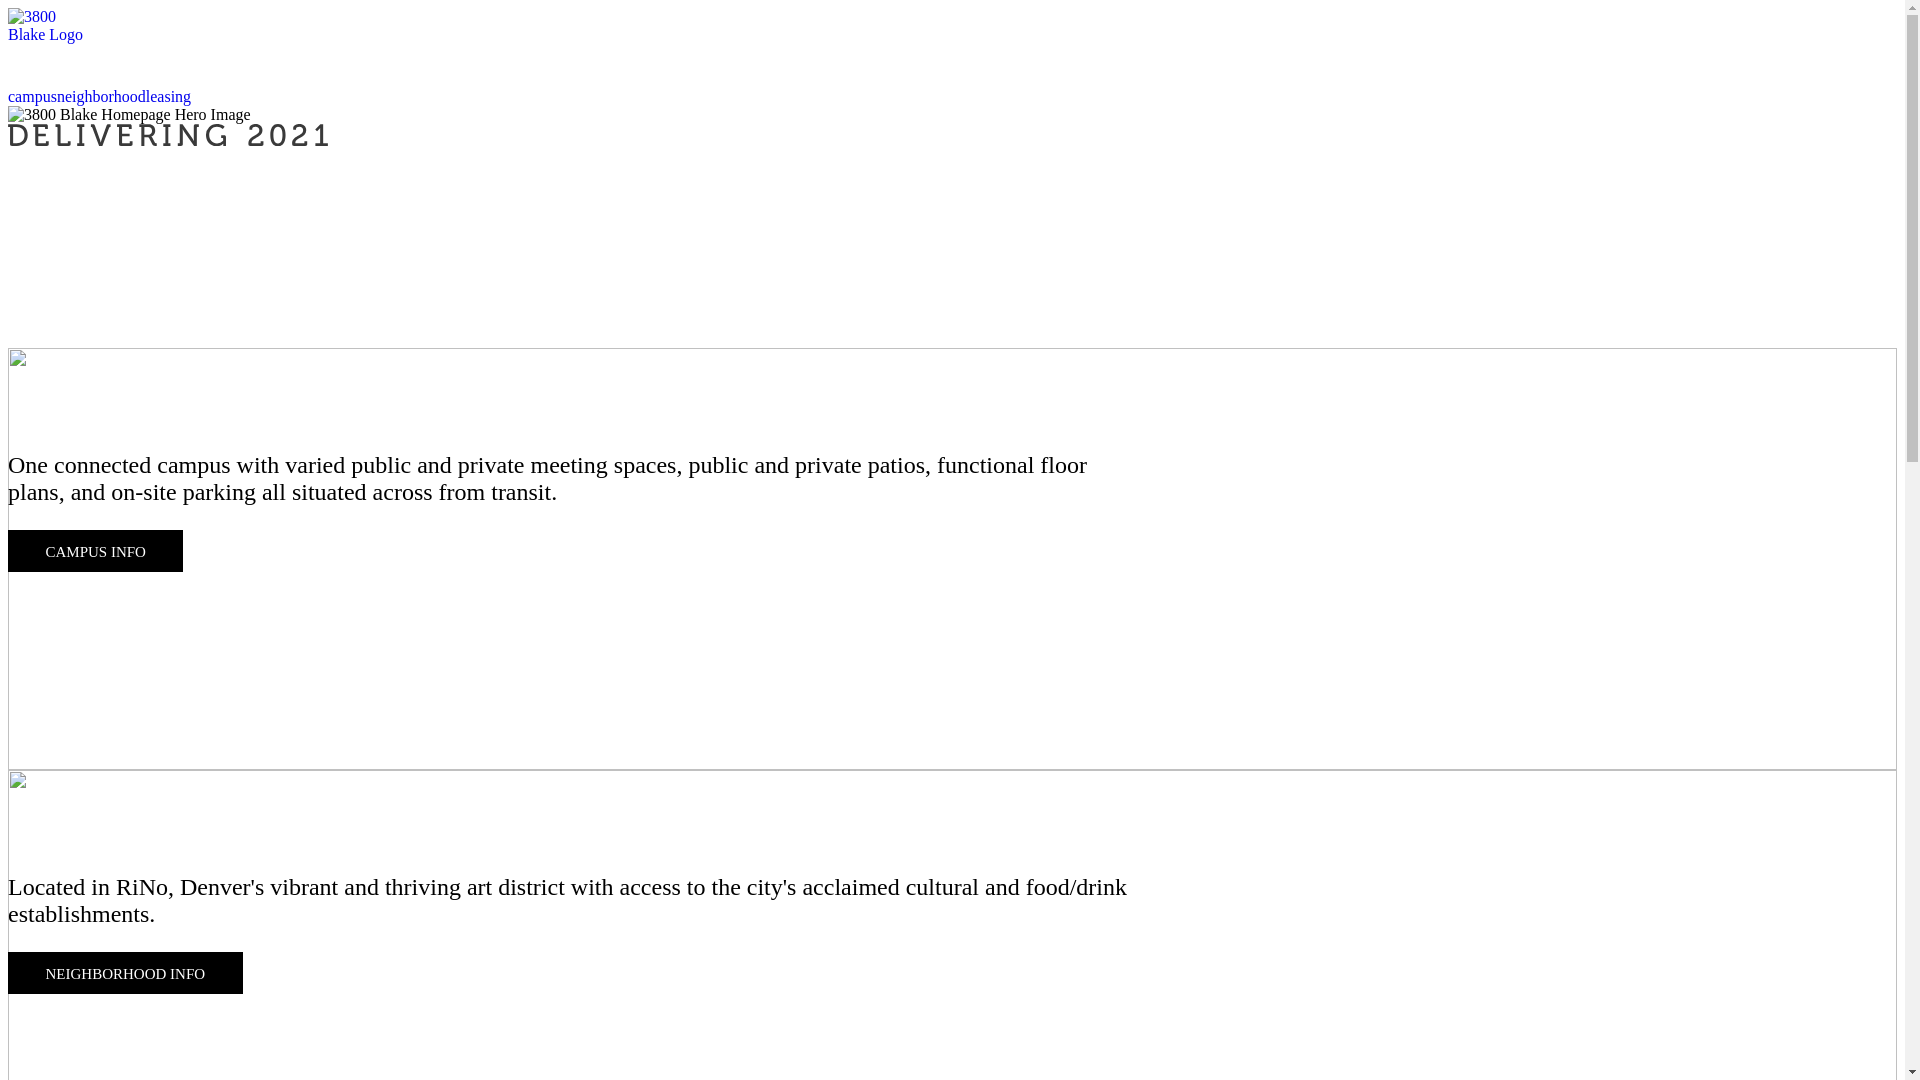 The image size is (1920, 1080). What do you see at coordinates (32, 96) in the screenshot?
I see `'campus'` at bounding box center [32, 96].